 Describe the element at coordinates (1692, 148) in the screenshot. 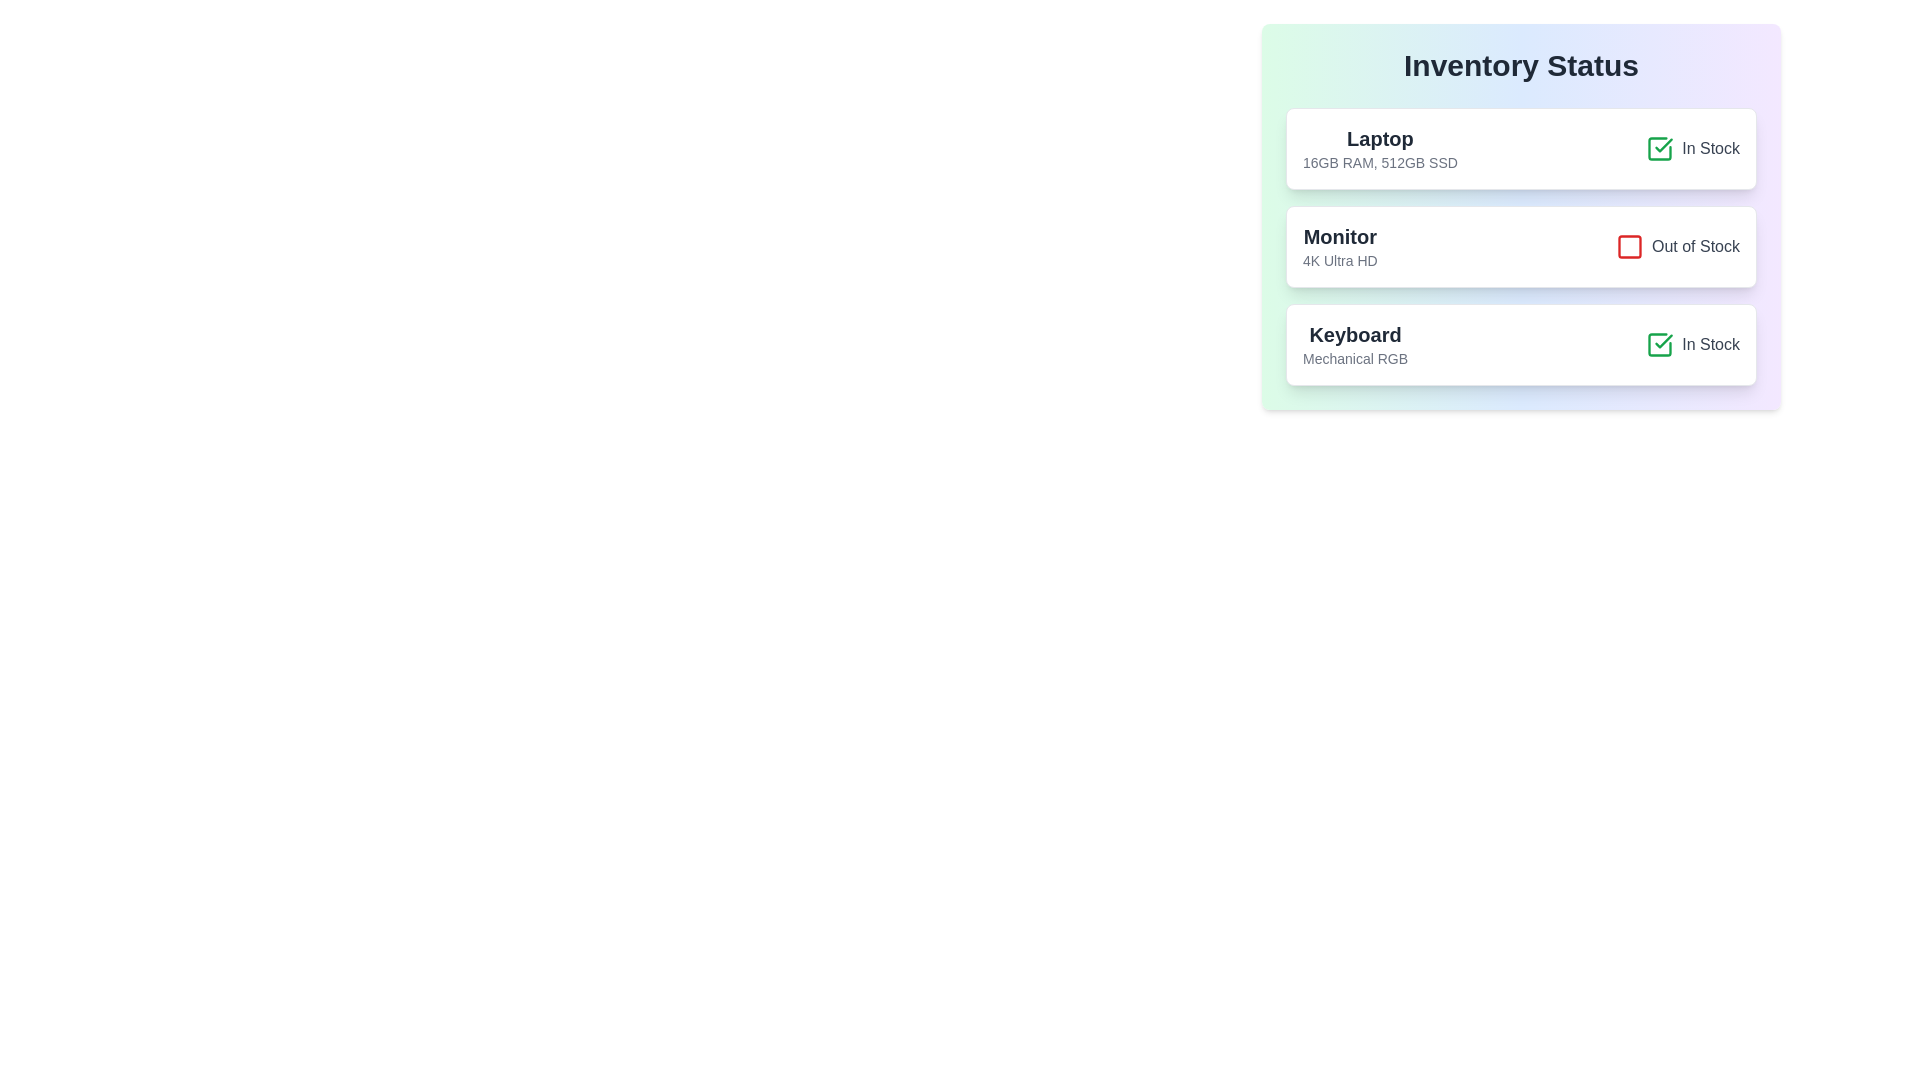

I see `the availability status label indicating 'In Stock' for the Laptop product located on the right side of the first row in the inventory status list` at that location.